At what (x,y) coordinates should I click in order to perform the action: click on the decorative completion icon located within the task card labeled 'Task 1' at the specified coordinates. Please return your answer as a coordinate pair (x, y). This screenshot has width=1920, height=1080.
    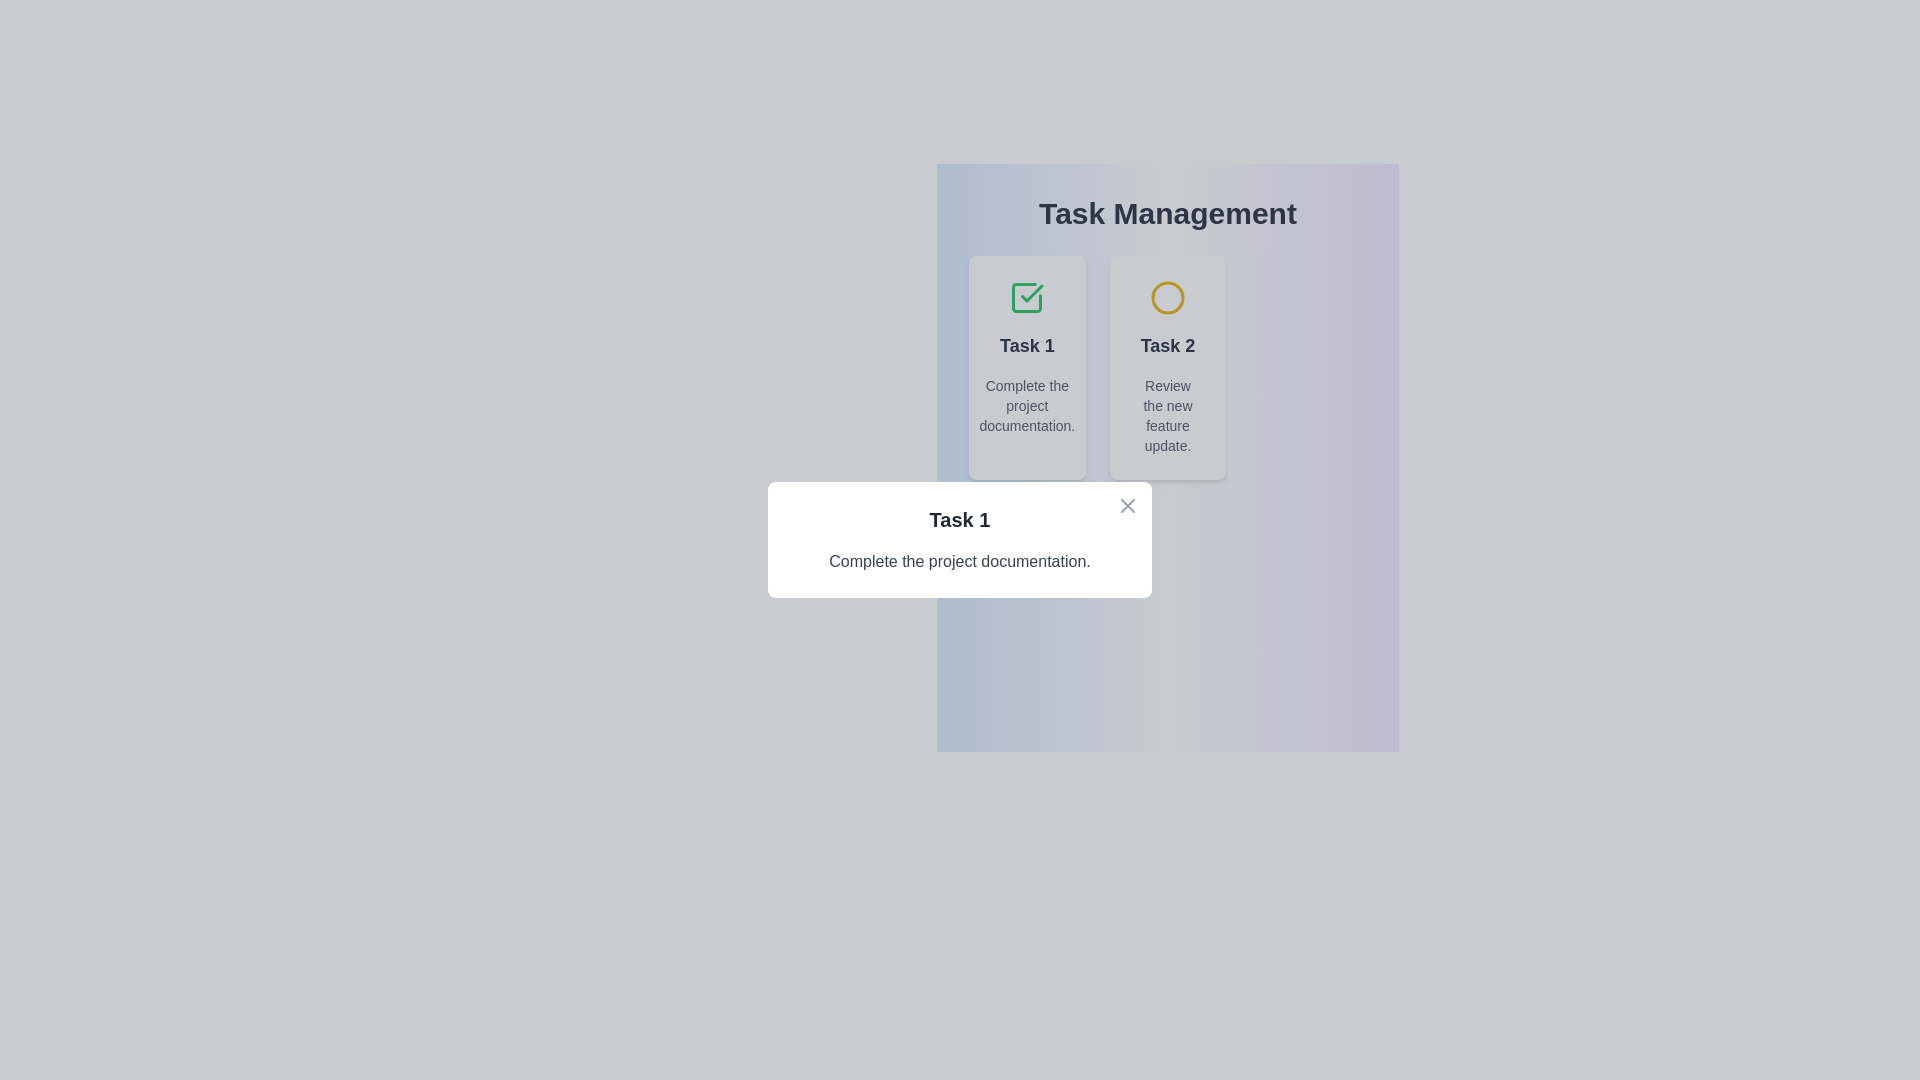
    Looking at the image, I should click on (1032, 293).